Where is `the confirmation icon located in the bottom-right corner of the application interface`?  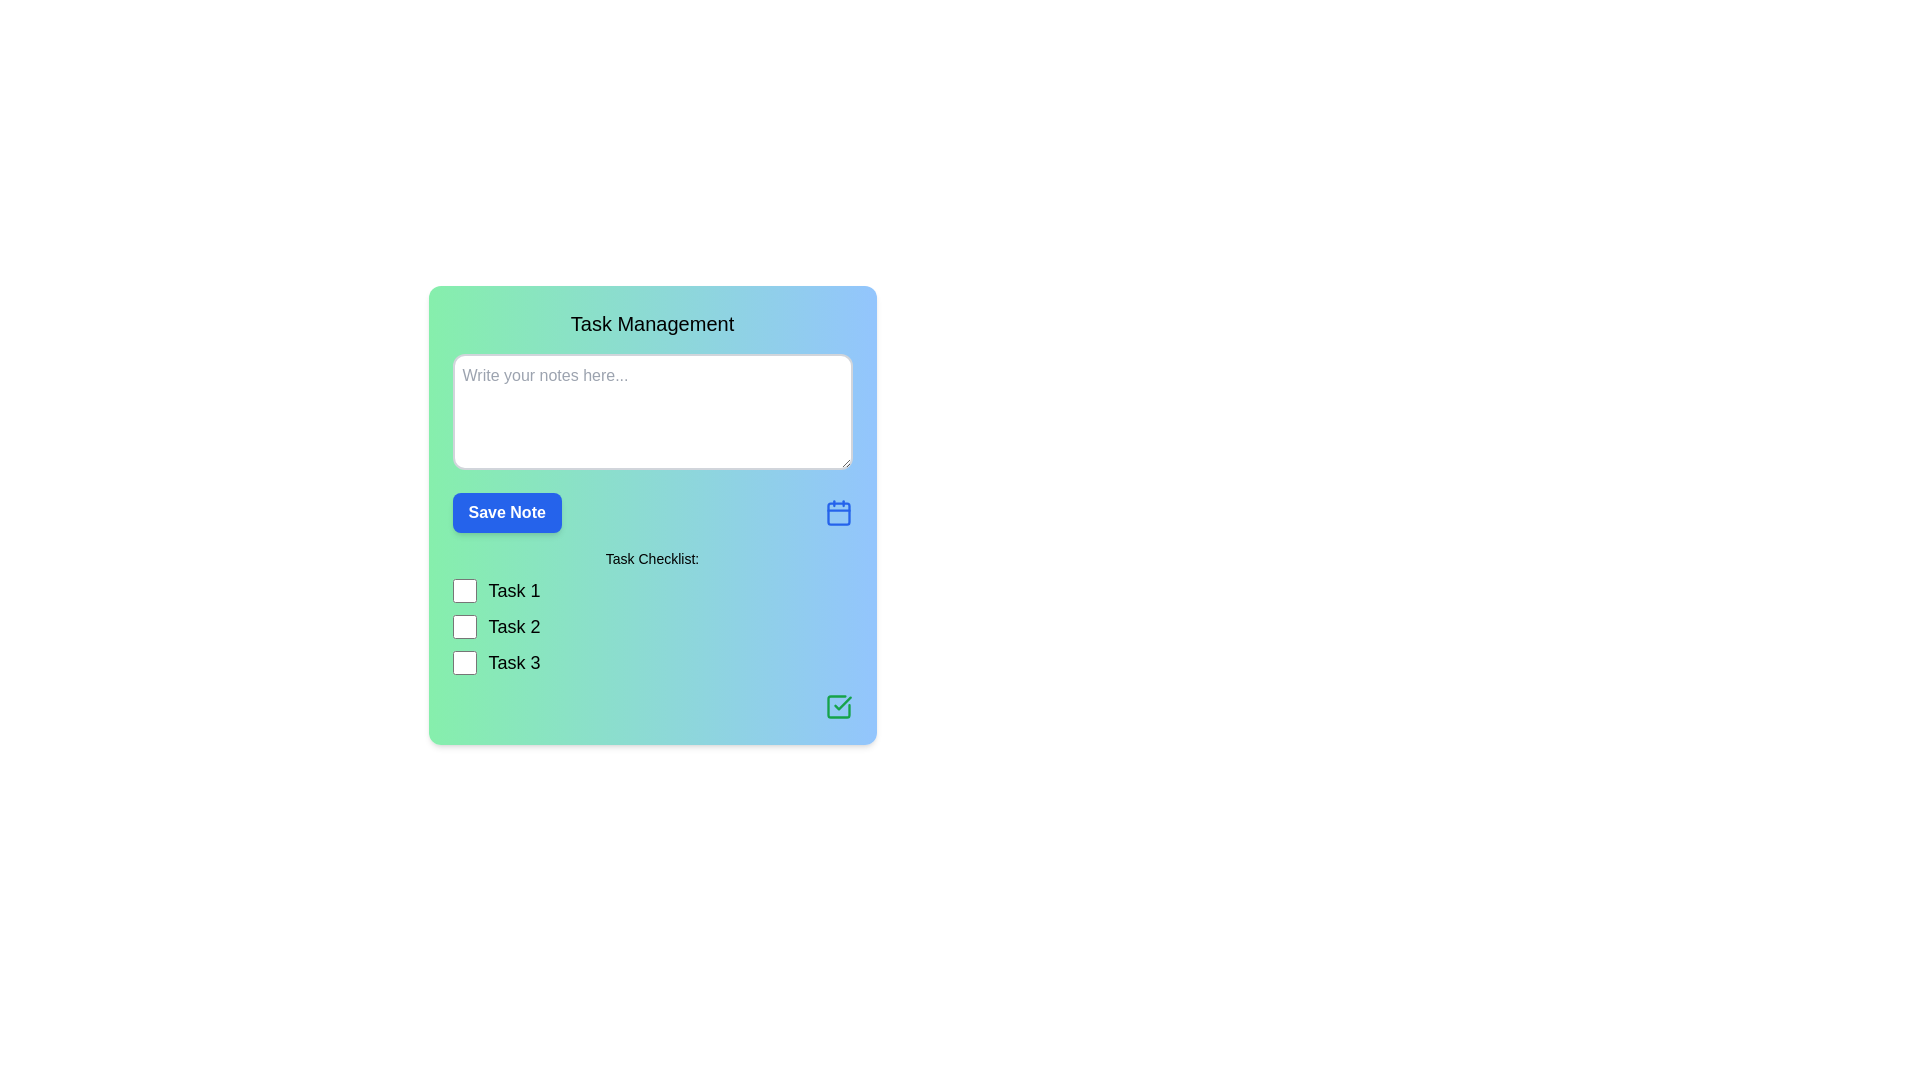 the confirmation icon located in the bottom-right corner of the application interface is located at coordinates (842, 702).